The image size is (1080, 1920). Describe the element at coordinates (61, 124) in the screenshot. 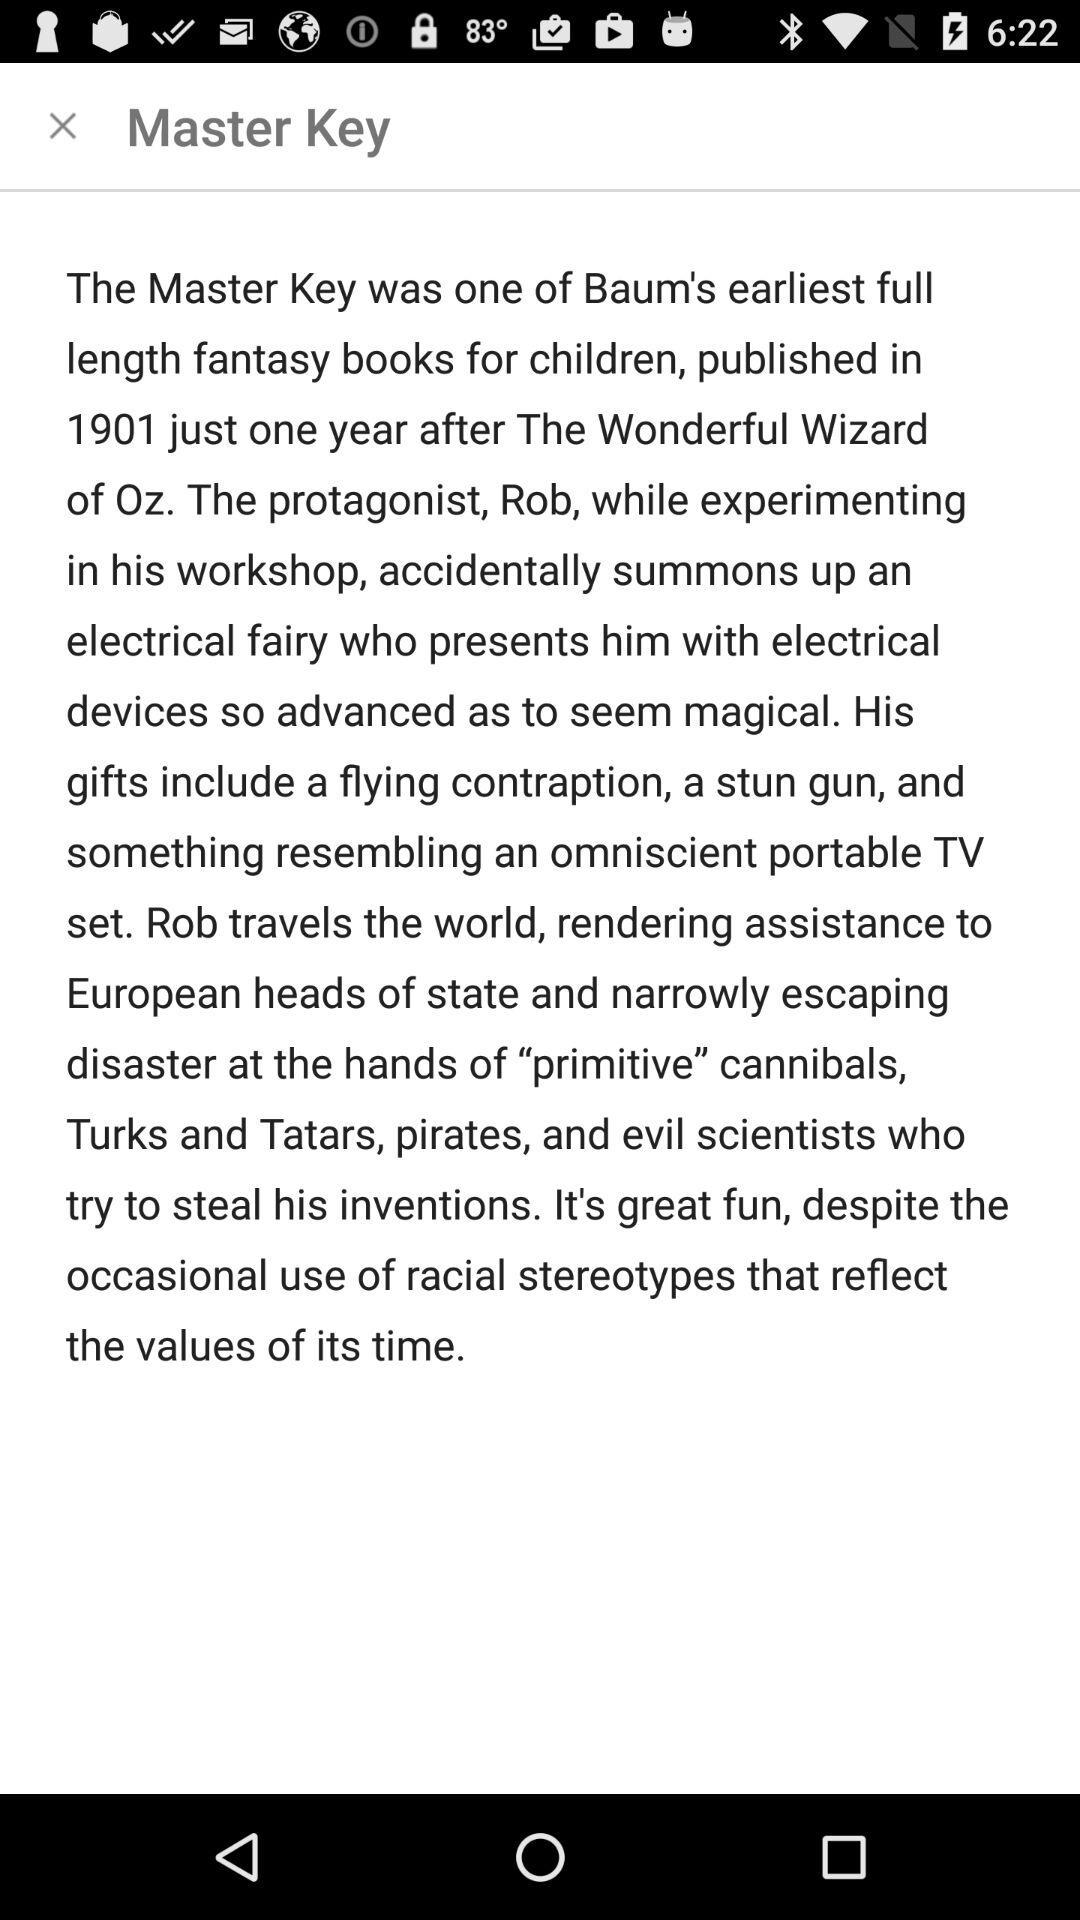

I see `item to the left of the master key icon` at that location.